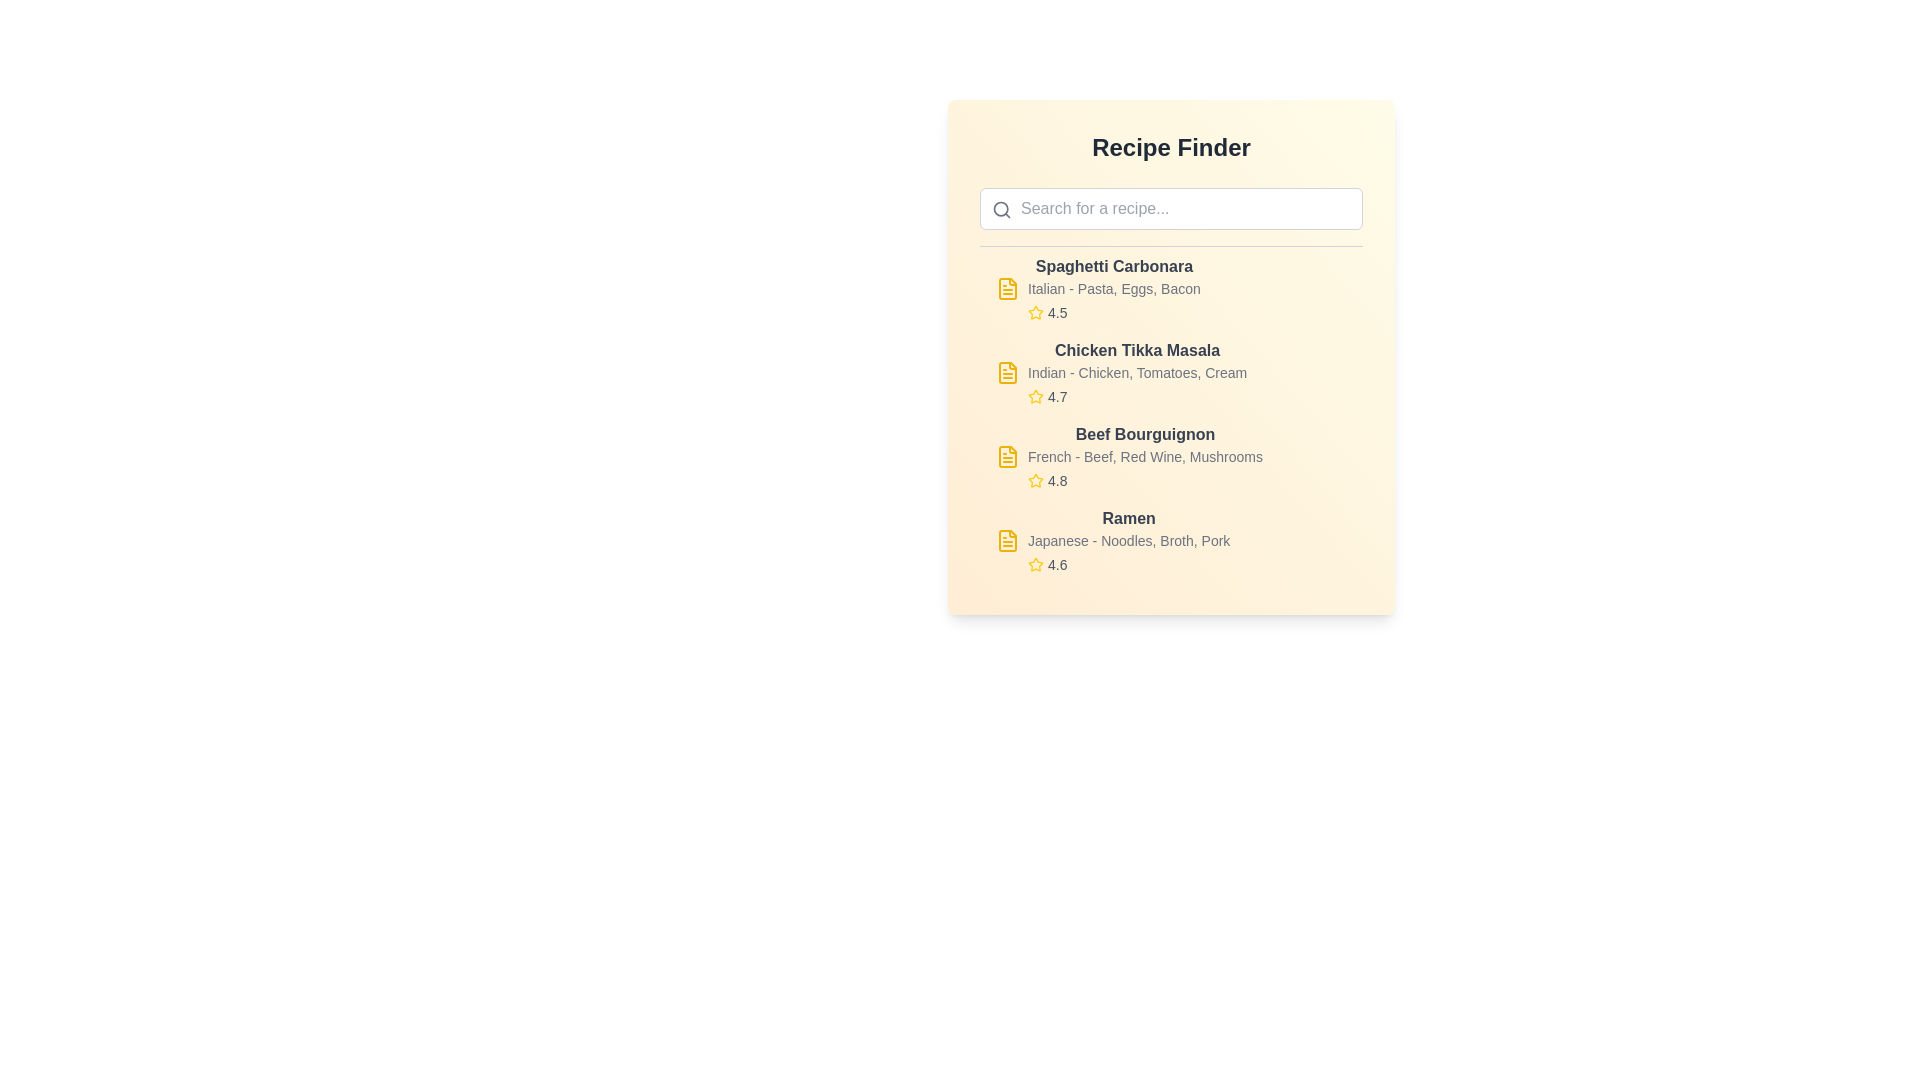  What do you see at coordinates (1036, 397) in the screenshot?
I see `the rating icon that visually represents the score of '4.7' for the 'Chicken Tikka Masala' recipe` at bounding box center [1036, 397].